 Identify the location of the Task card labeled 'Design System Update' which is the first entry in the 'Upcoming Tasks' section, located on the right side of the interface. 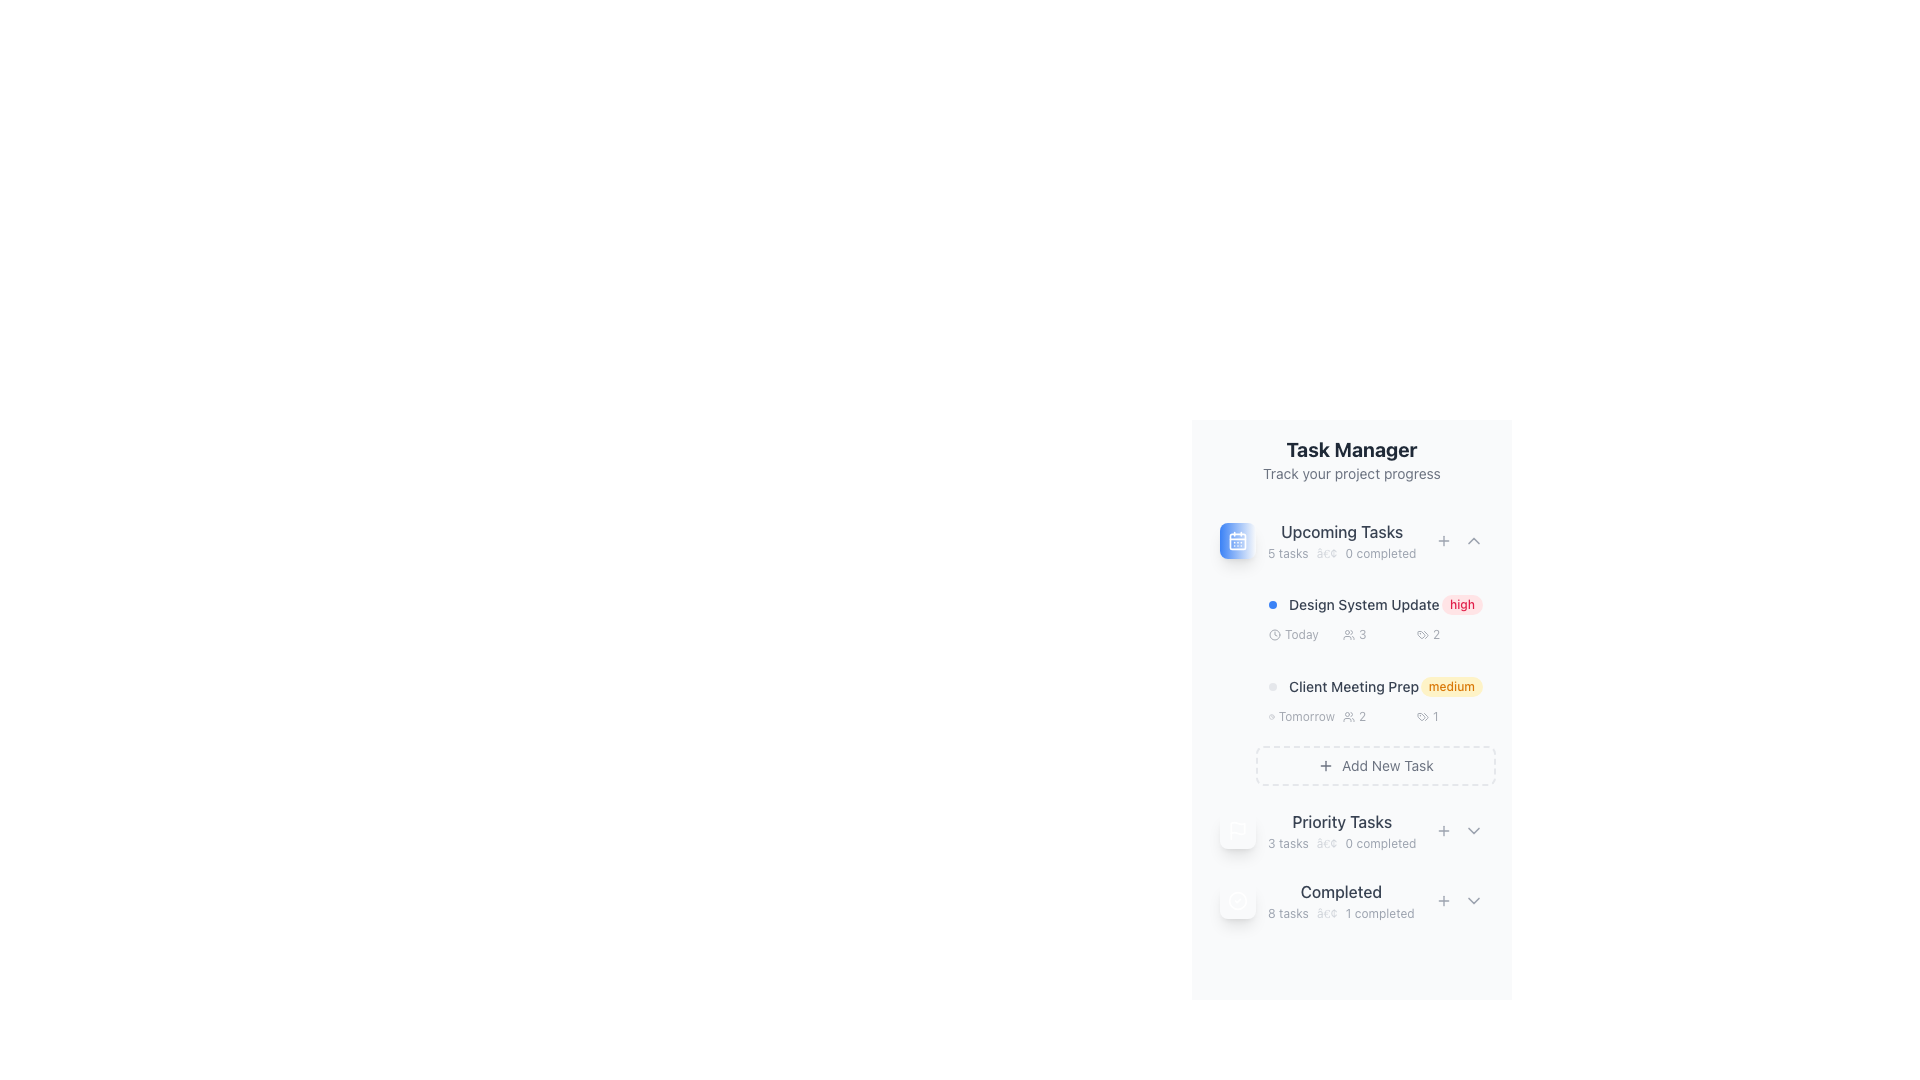
(1375, 617).